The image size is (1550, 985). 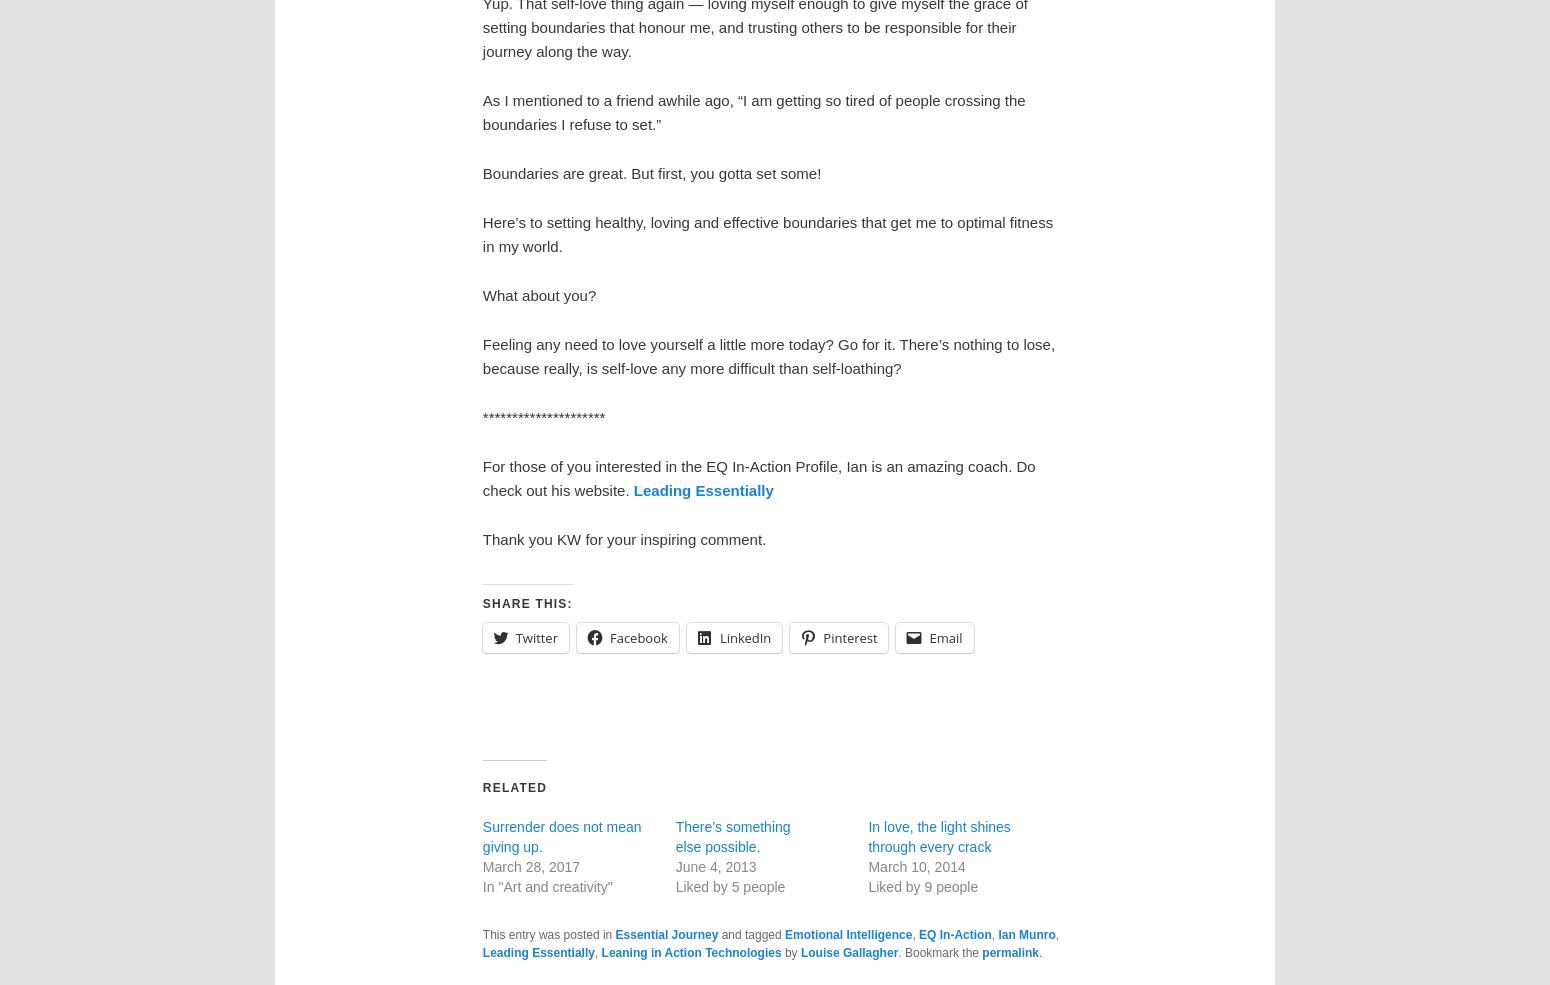 What do you see at coordinates (753, 112) in the screenshot?
I see `'As I mentioned to a friend awhile ago, “I am getting so tired of people crossing the boundaries I refuse to set.”'` at bounding box center [753, 112].